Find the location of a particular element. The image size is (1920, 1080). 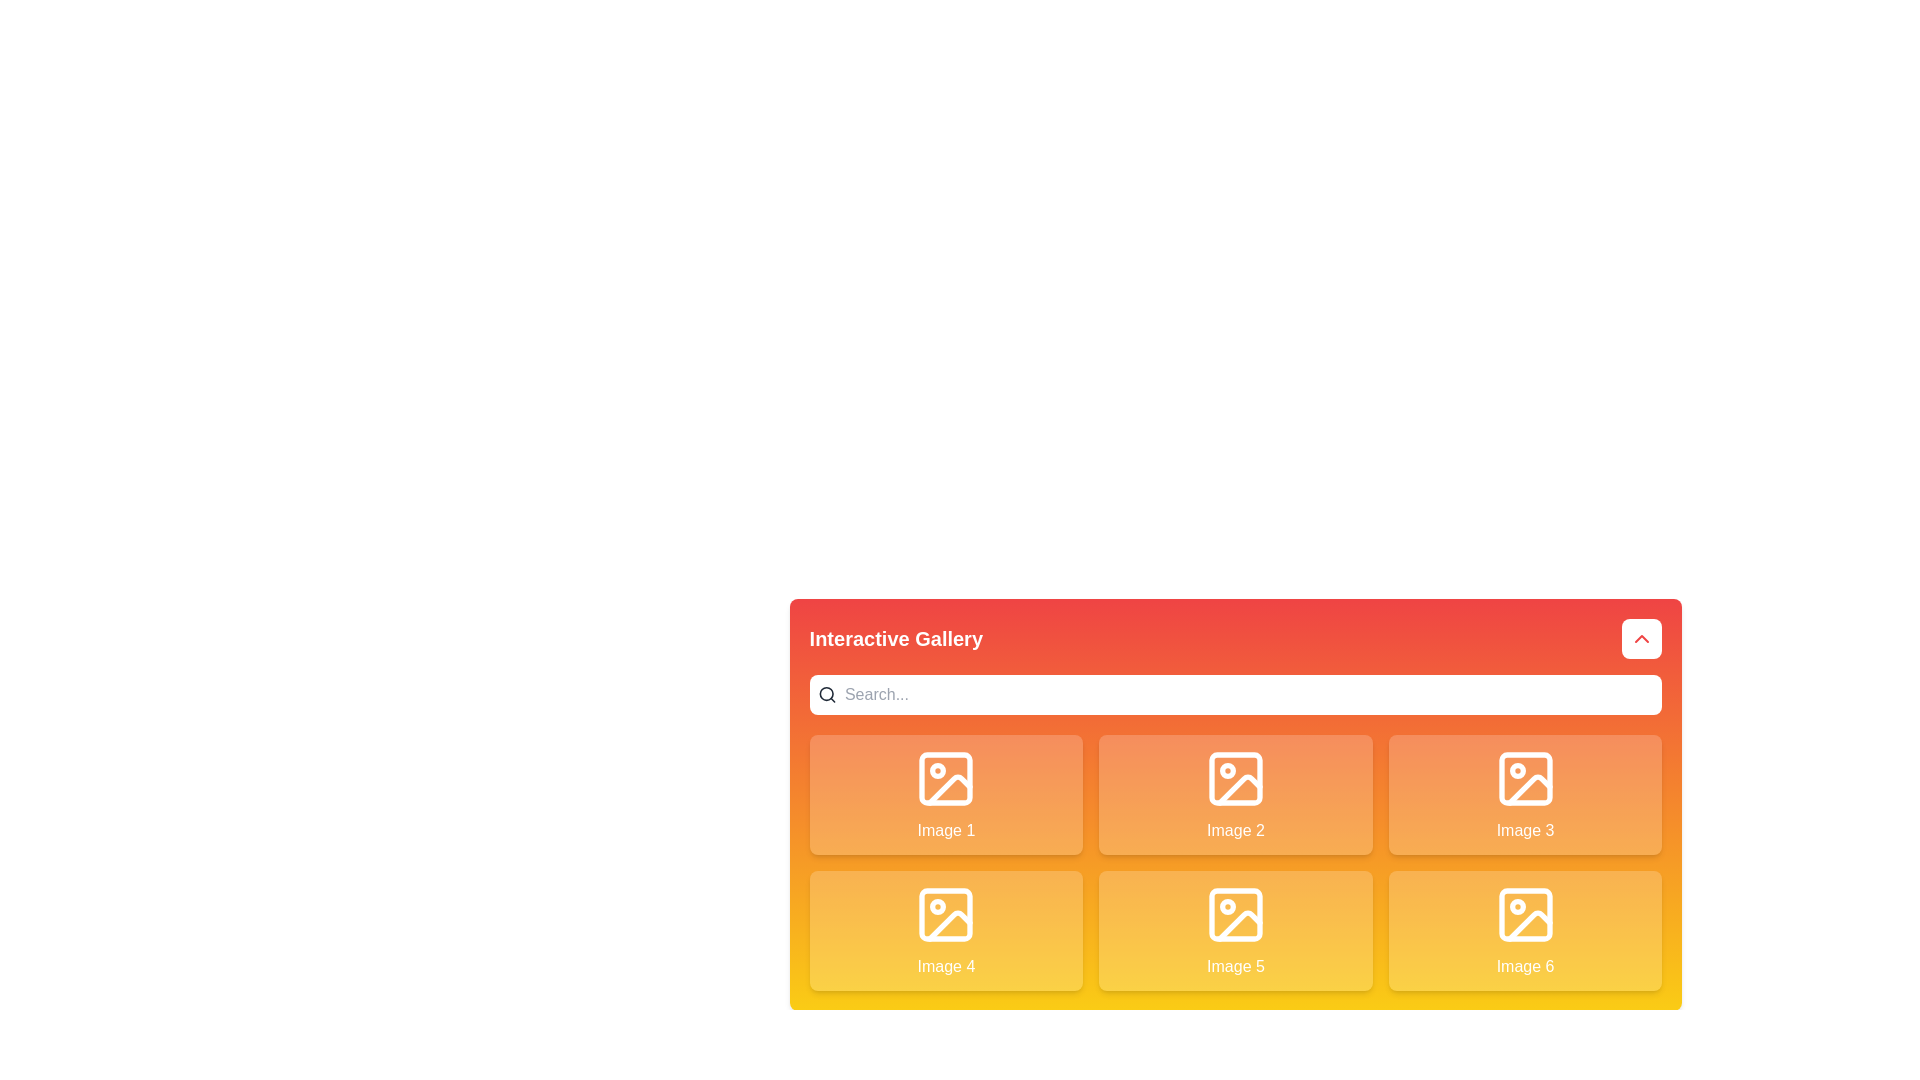

the non-interactive SVG circle element, which is a small decorative circle within the 'Image 2' card in the second position of the top row in a grid layout is located at coordinates (1227, 770).